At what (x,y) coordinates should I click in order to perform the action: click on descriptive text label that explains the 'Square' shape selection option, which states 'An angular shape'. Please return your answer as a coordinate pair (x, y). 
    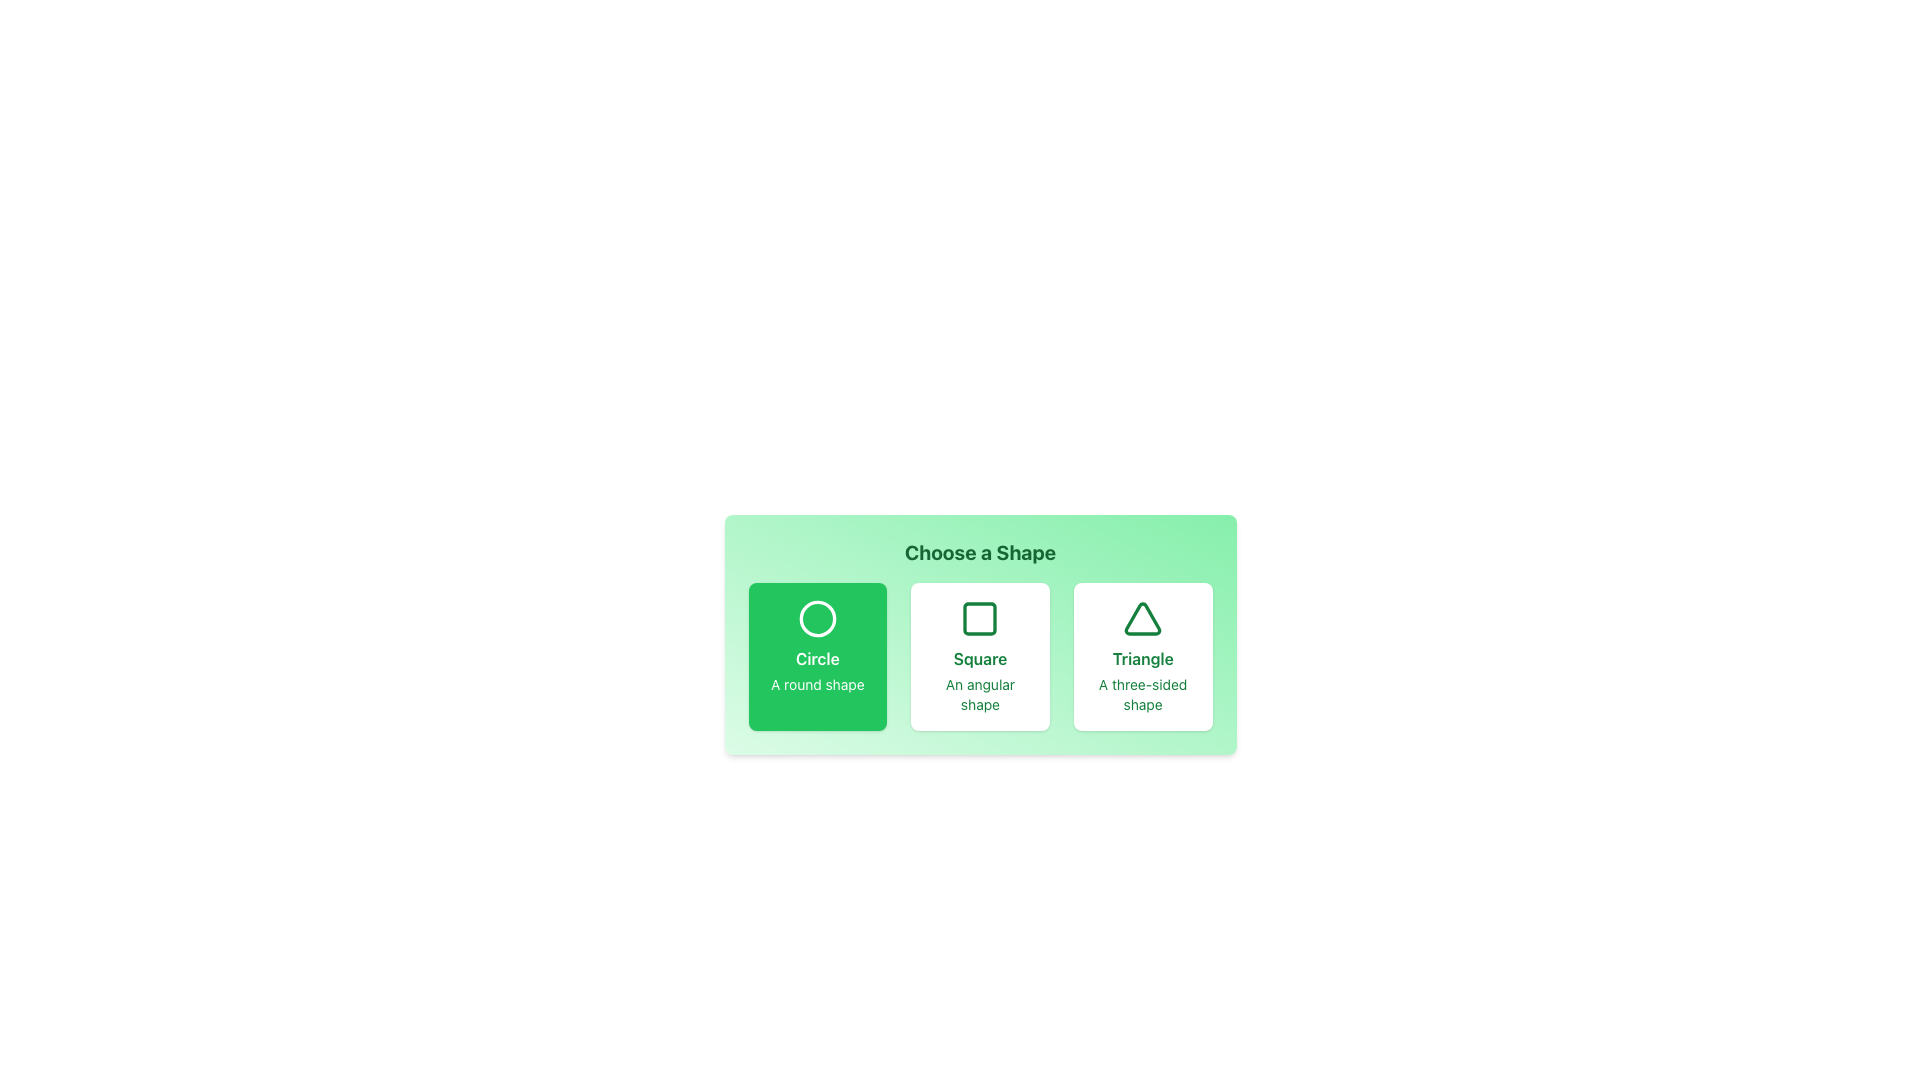
    Looking at the image, I should click on (980, 693).